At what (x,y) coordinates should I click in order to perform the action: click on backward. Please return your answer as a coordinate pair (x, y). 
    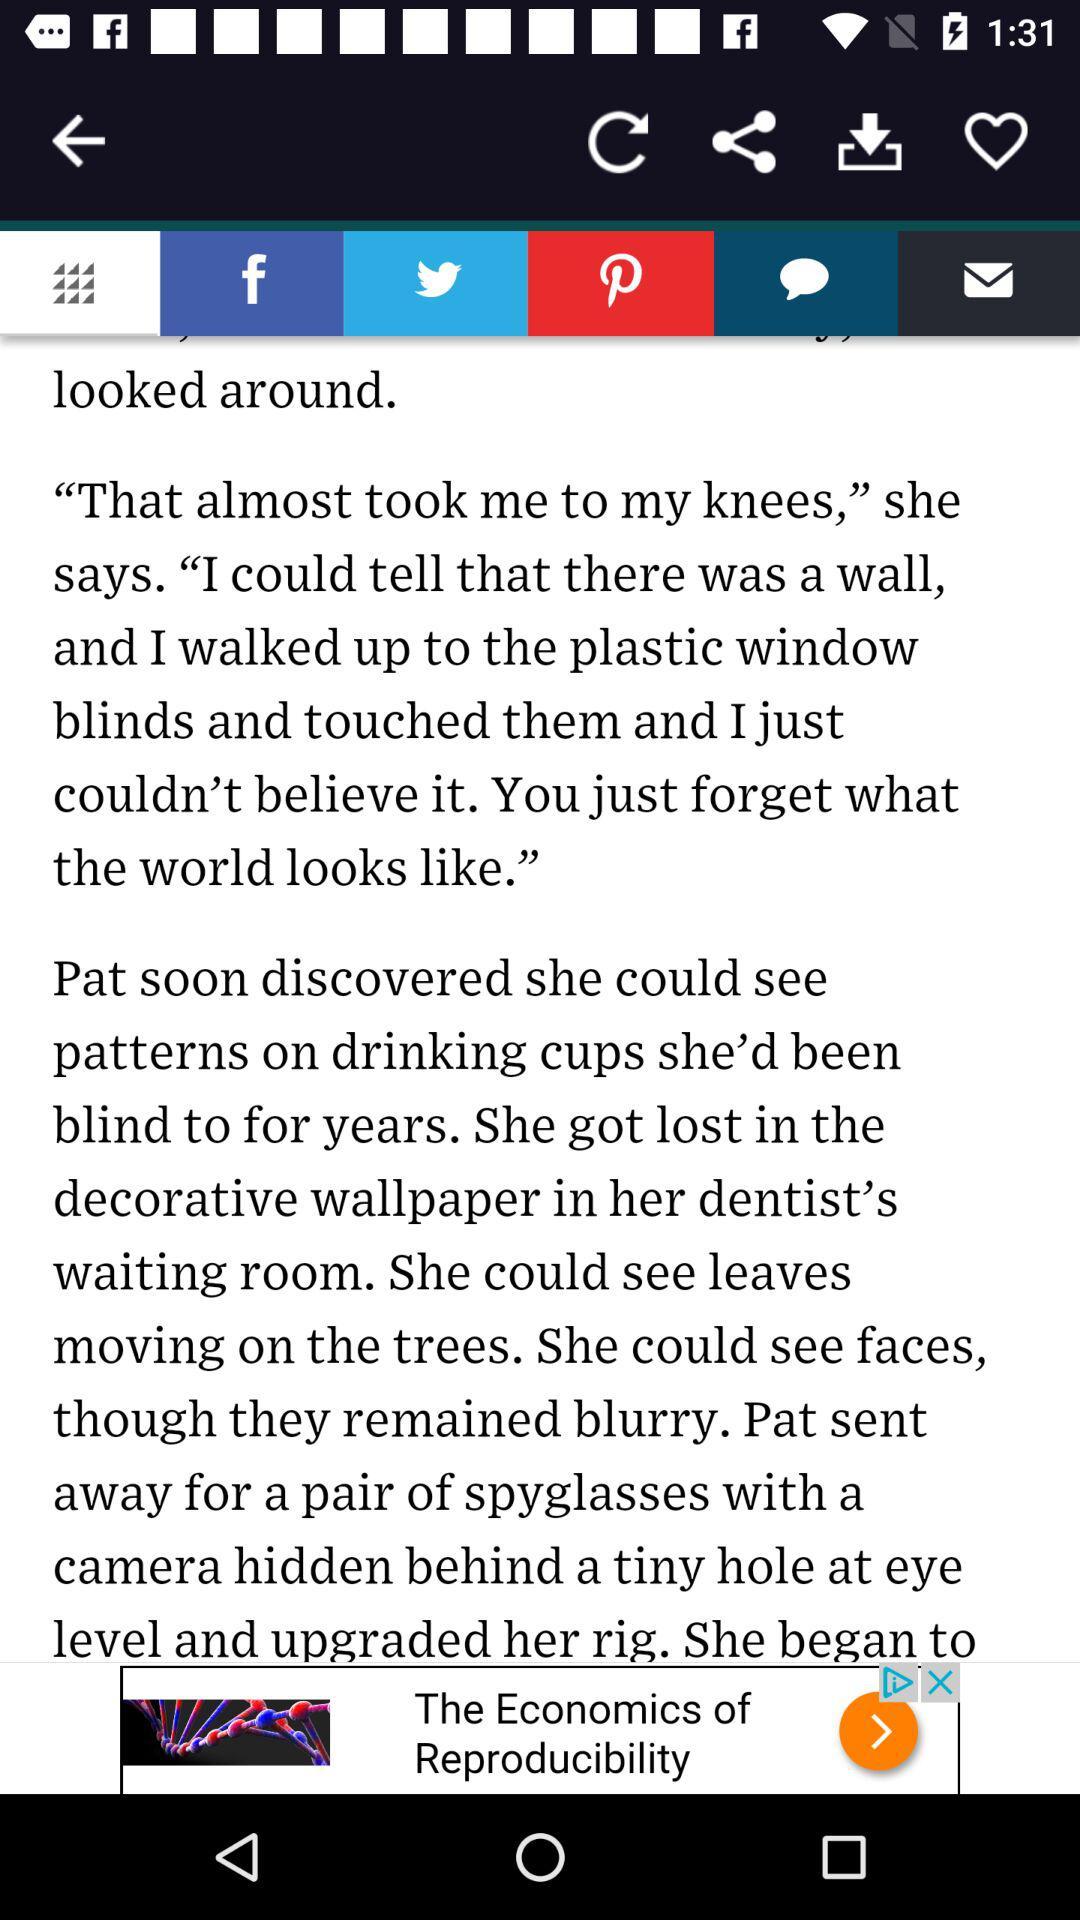
    Looking at the image, I should click on (77, 140).